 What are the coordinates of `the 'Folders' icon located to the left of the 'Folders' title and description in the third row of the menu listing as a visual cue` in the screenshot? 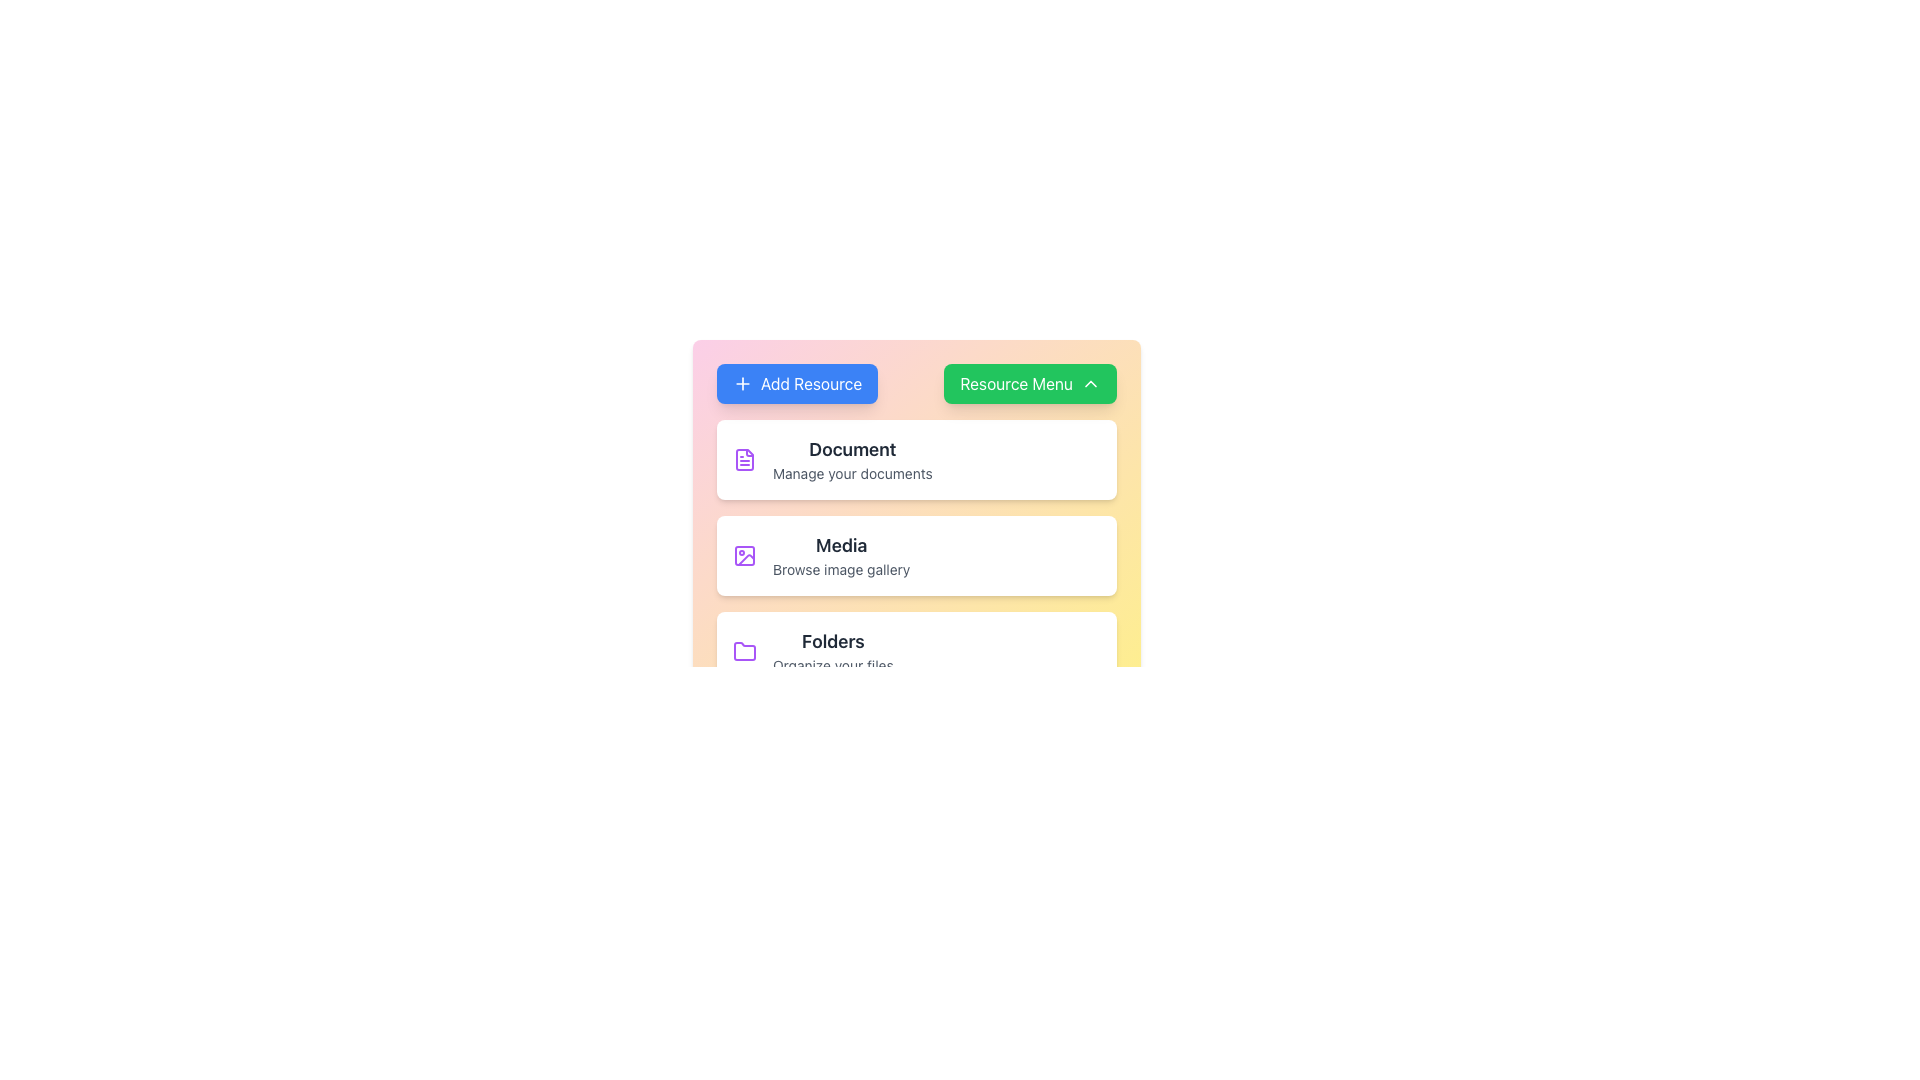 It's located at (743, 651).